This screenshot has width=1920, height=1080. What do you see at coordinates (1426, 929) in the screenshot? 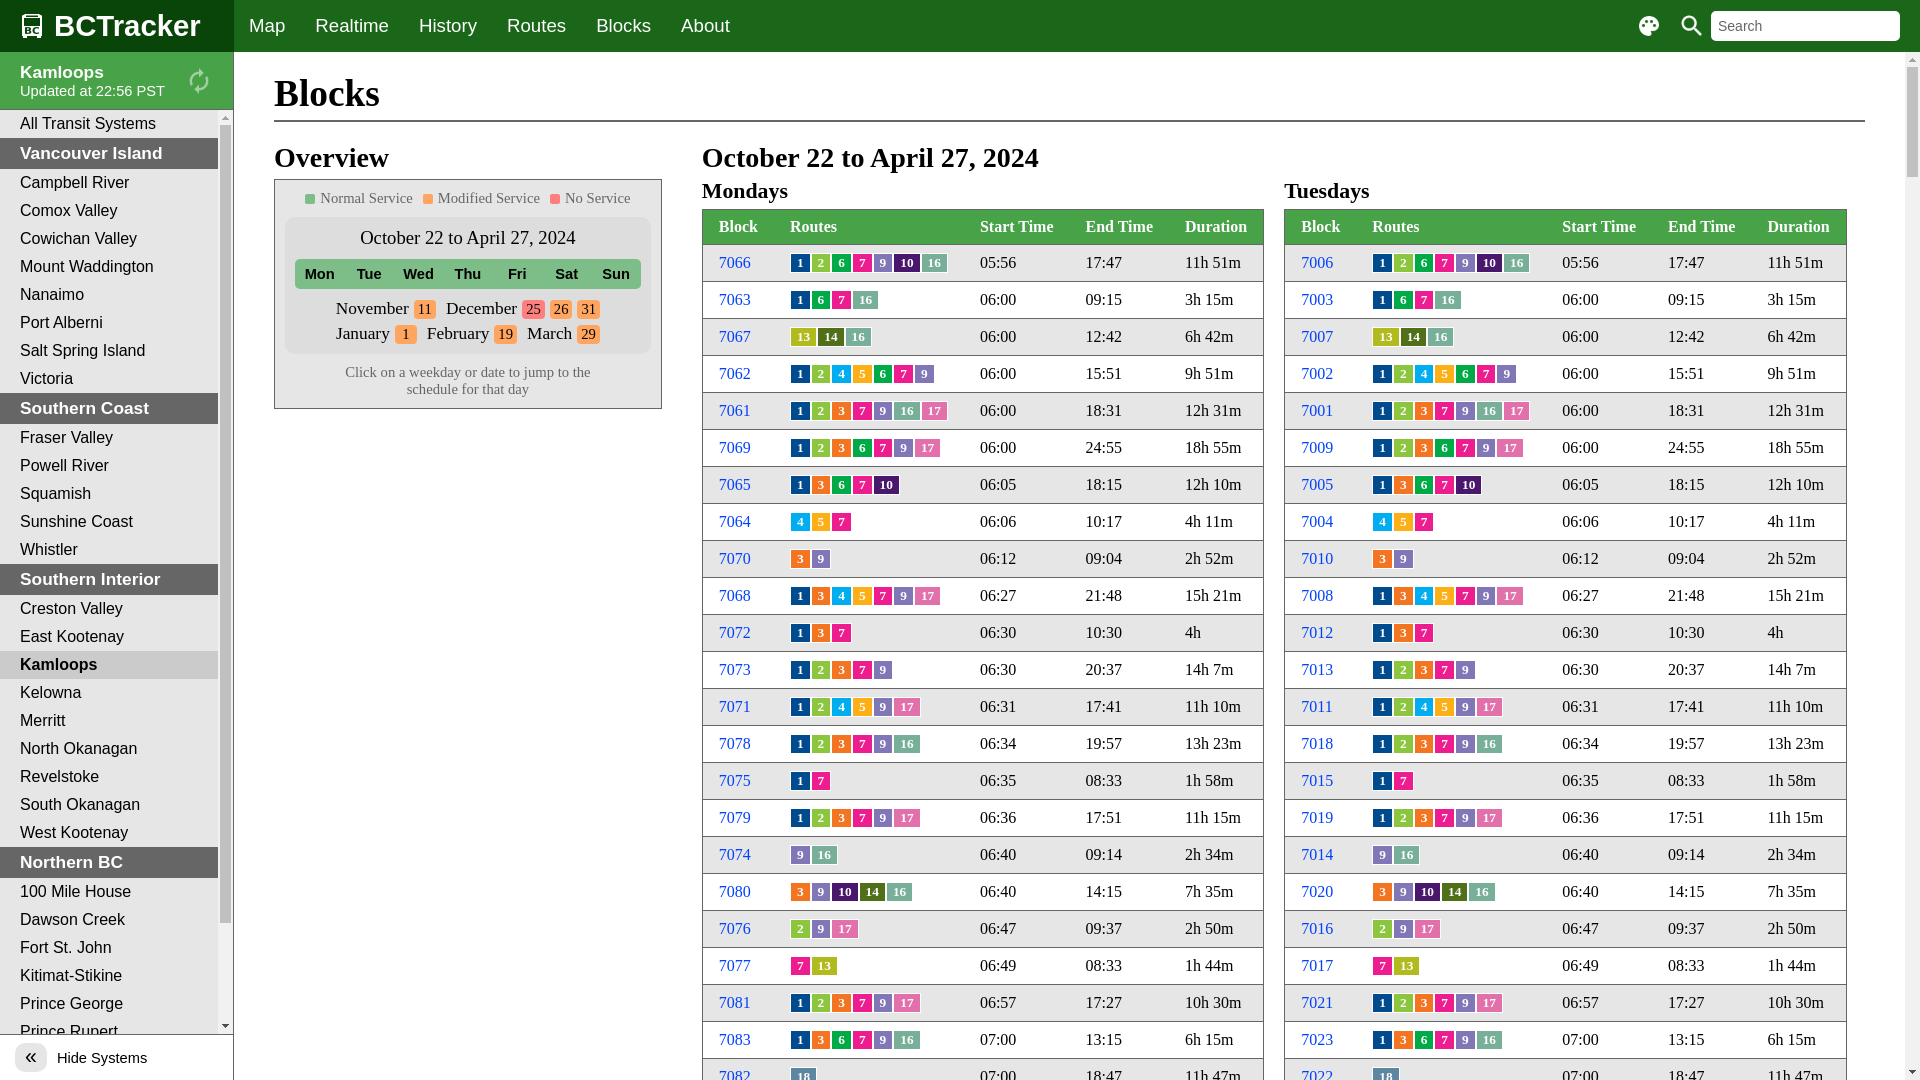
I see `'17'` at bounding box center [1426, 929].